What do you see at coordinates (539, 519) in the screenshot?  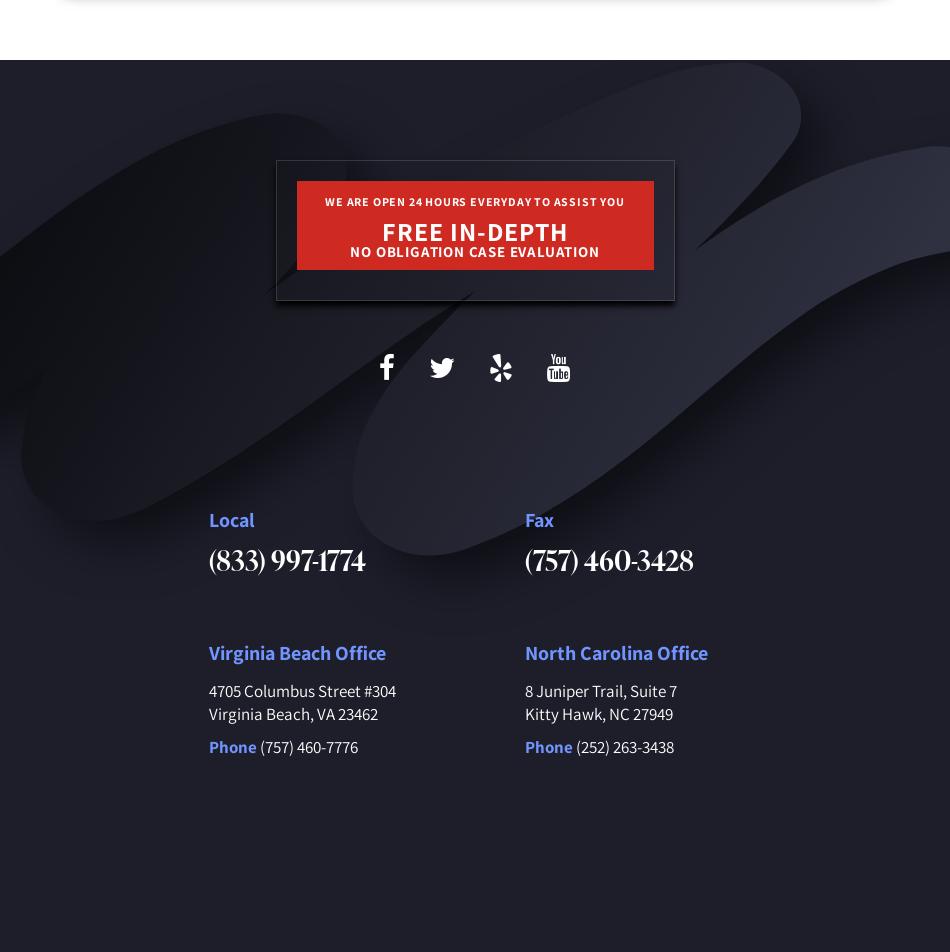 I see `'Fax'` at bounding box center [539, 519].